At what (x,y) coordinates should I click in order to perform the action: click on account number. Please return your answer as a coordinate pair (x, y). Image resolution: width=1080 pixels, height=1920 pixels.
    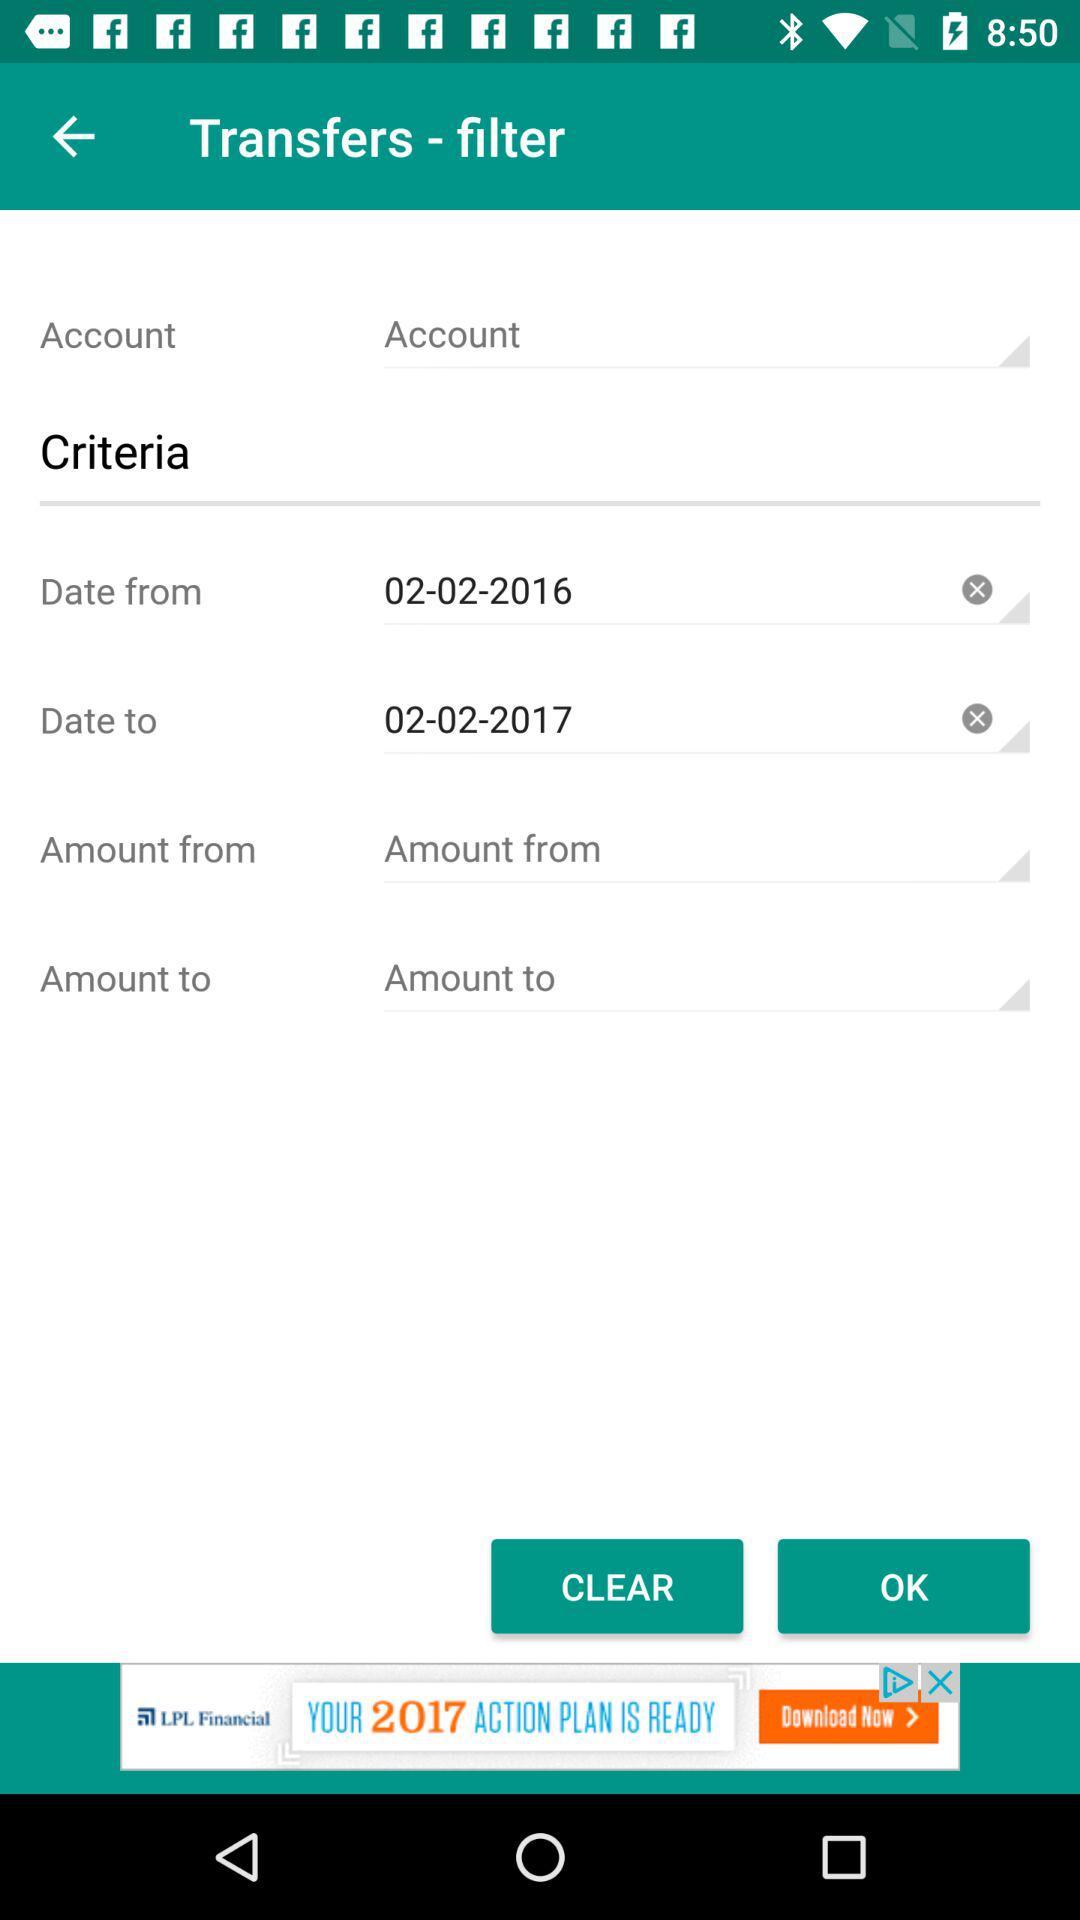
    Looking at the image, I should click on (705, 334).